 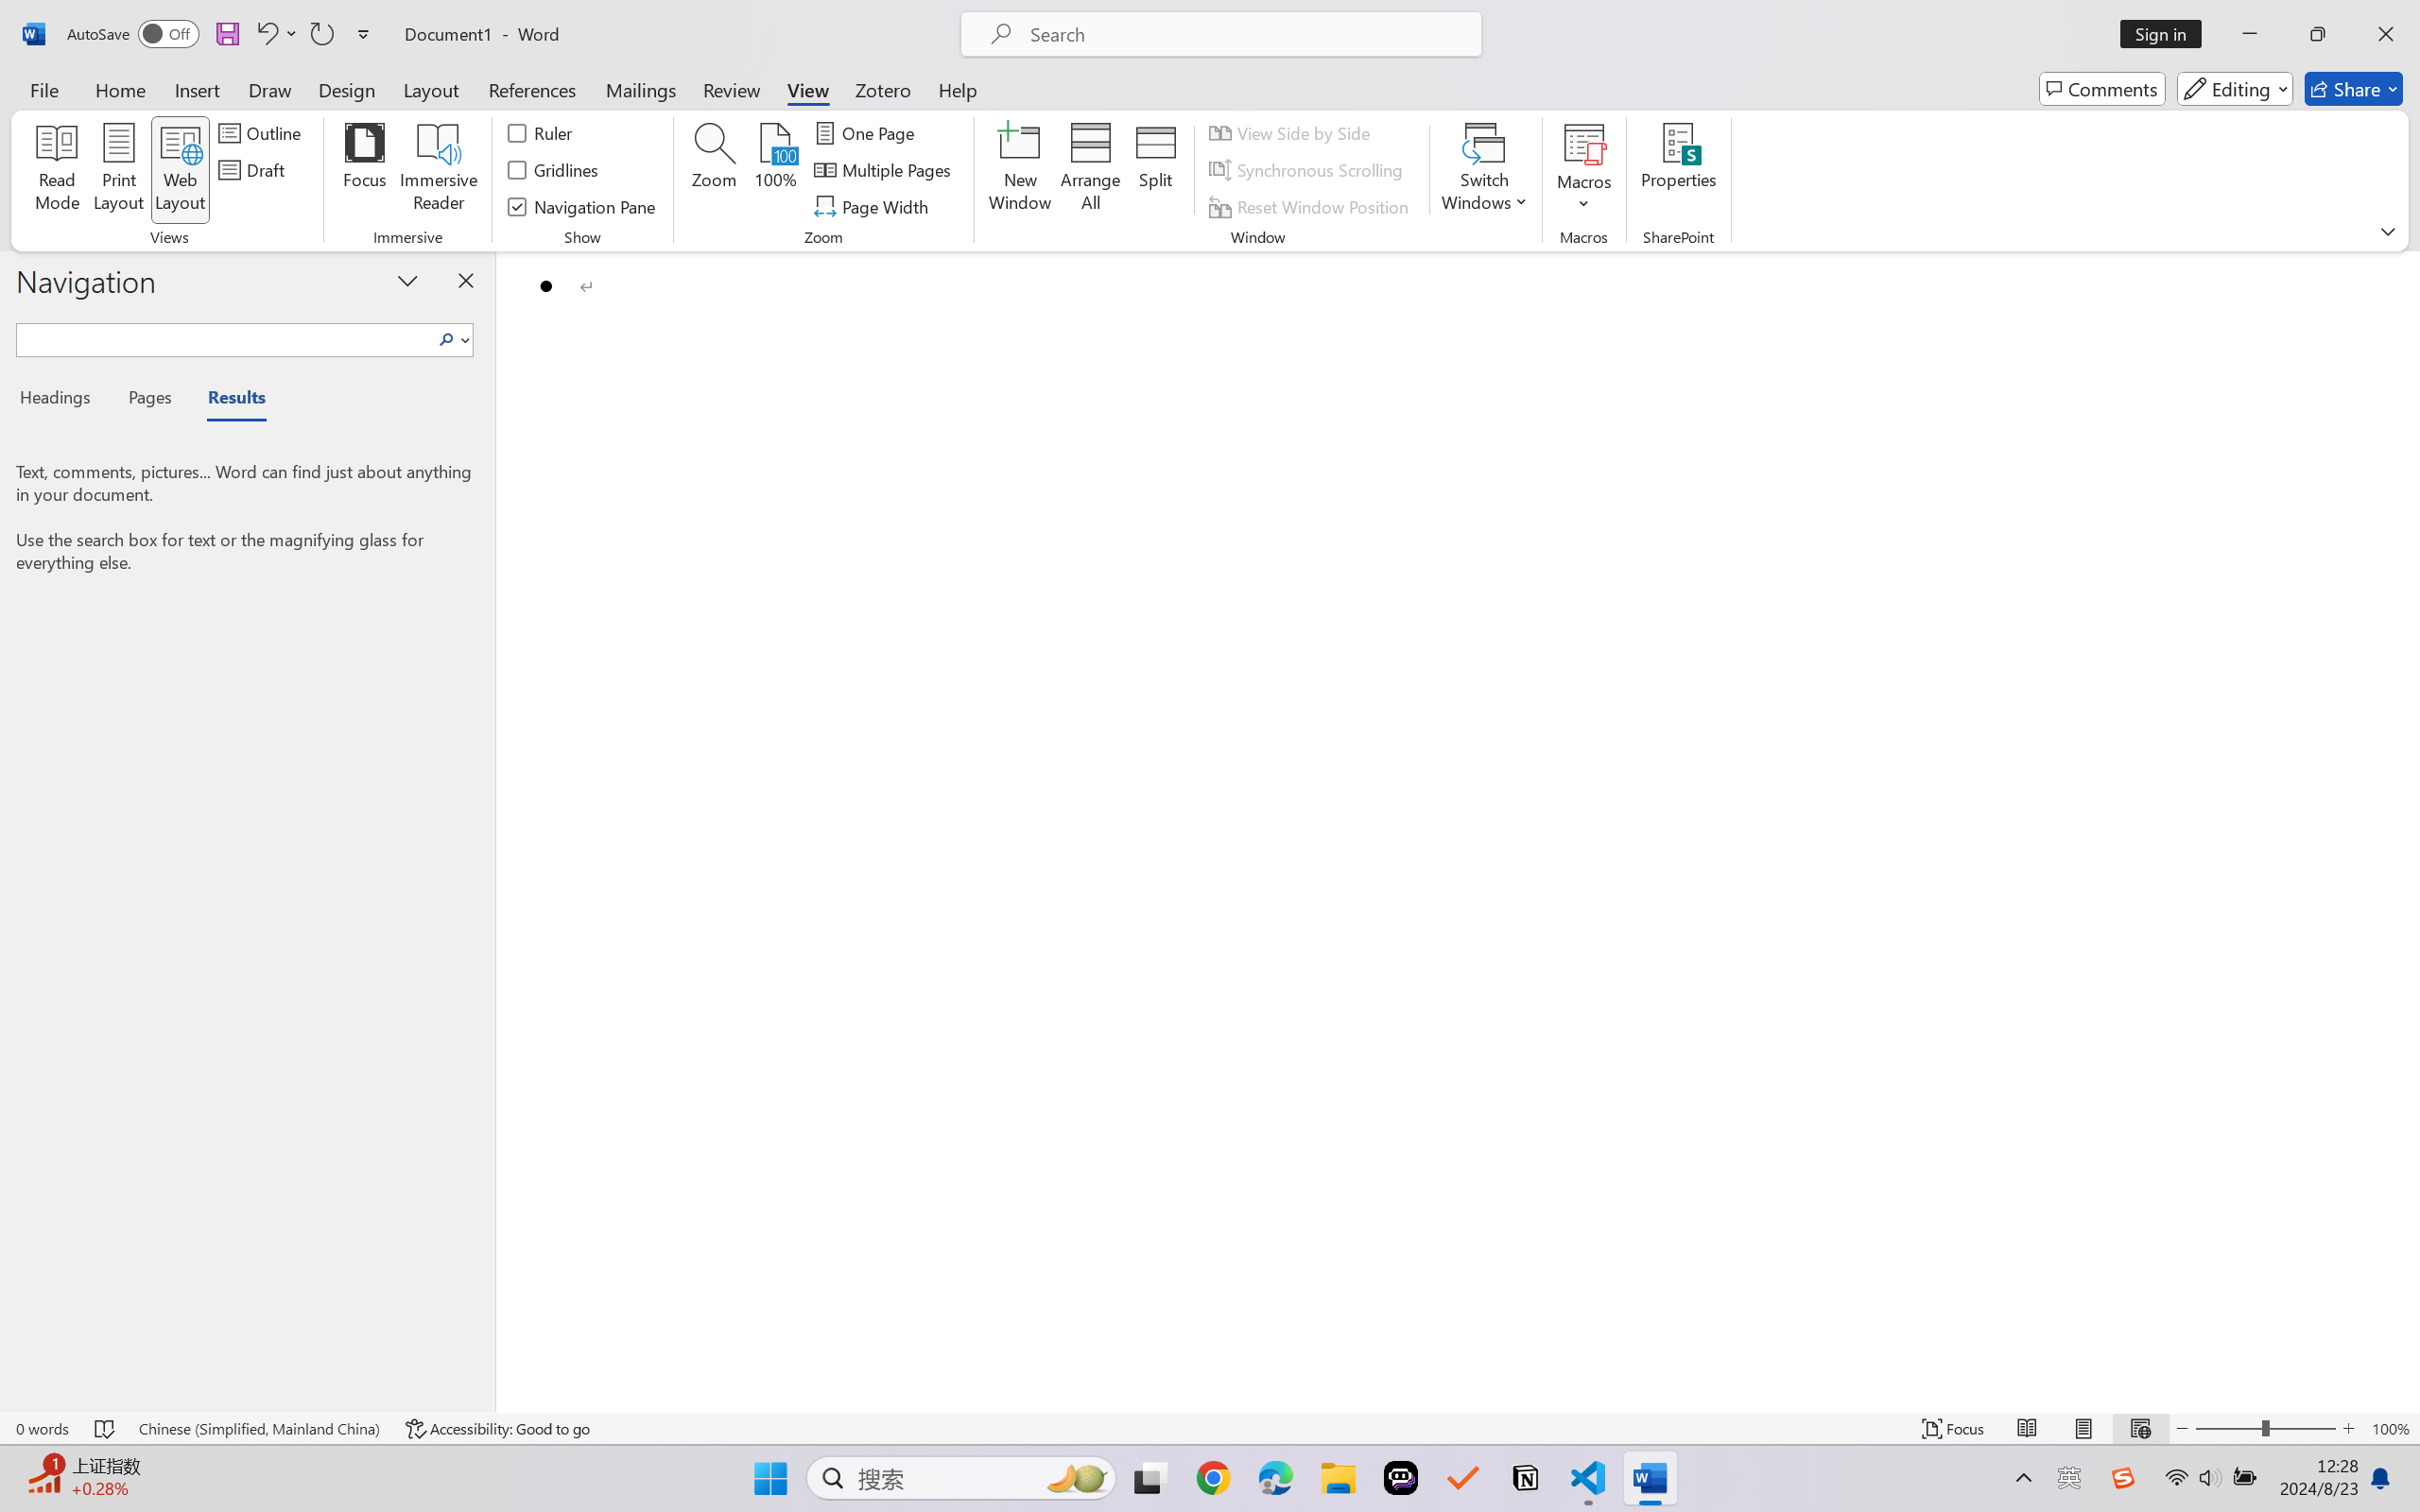 I want to click on 'Results', so click(x=226, y=401).